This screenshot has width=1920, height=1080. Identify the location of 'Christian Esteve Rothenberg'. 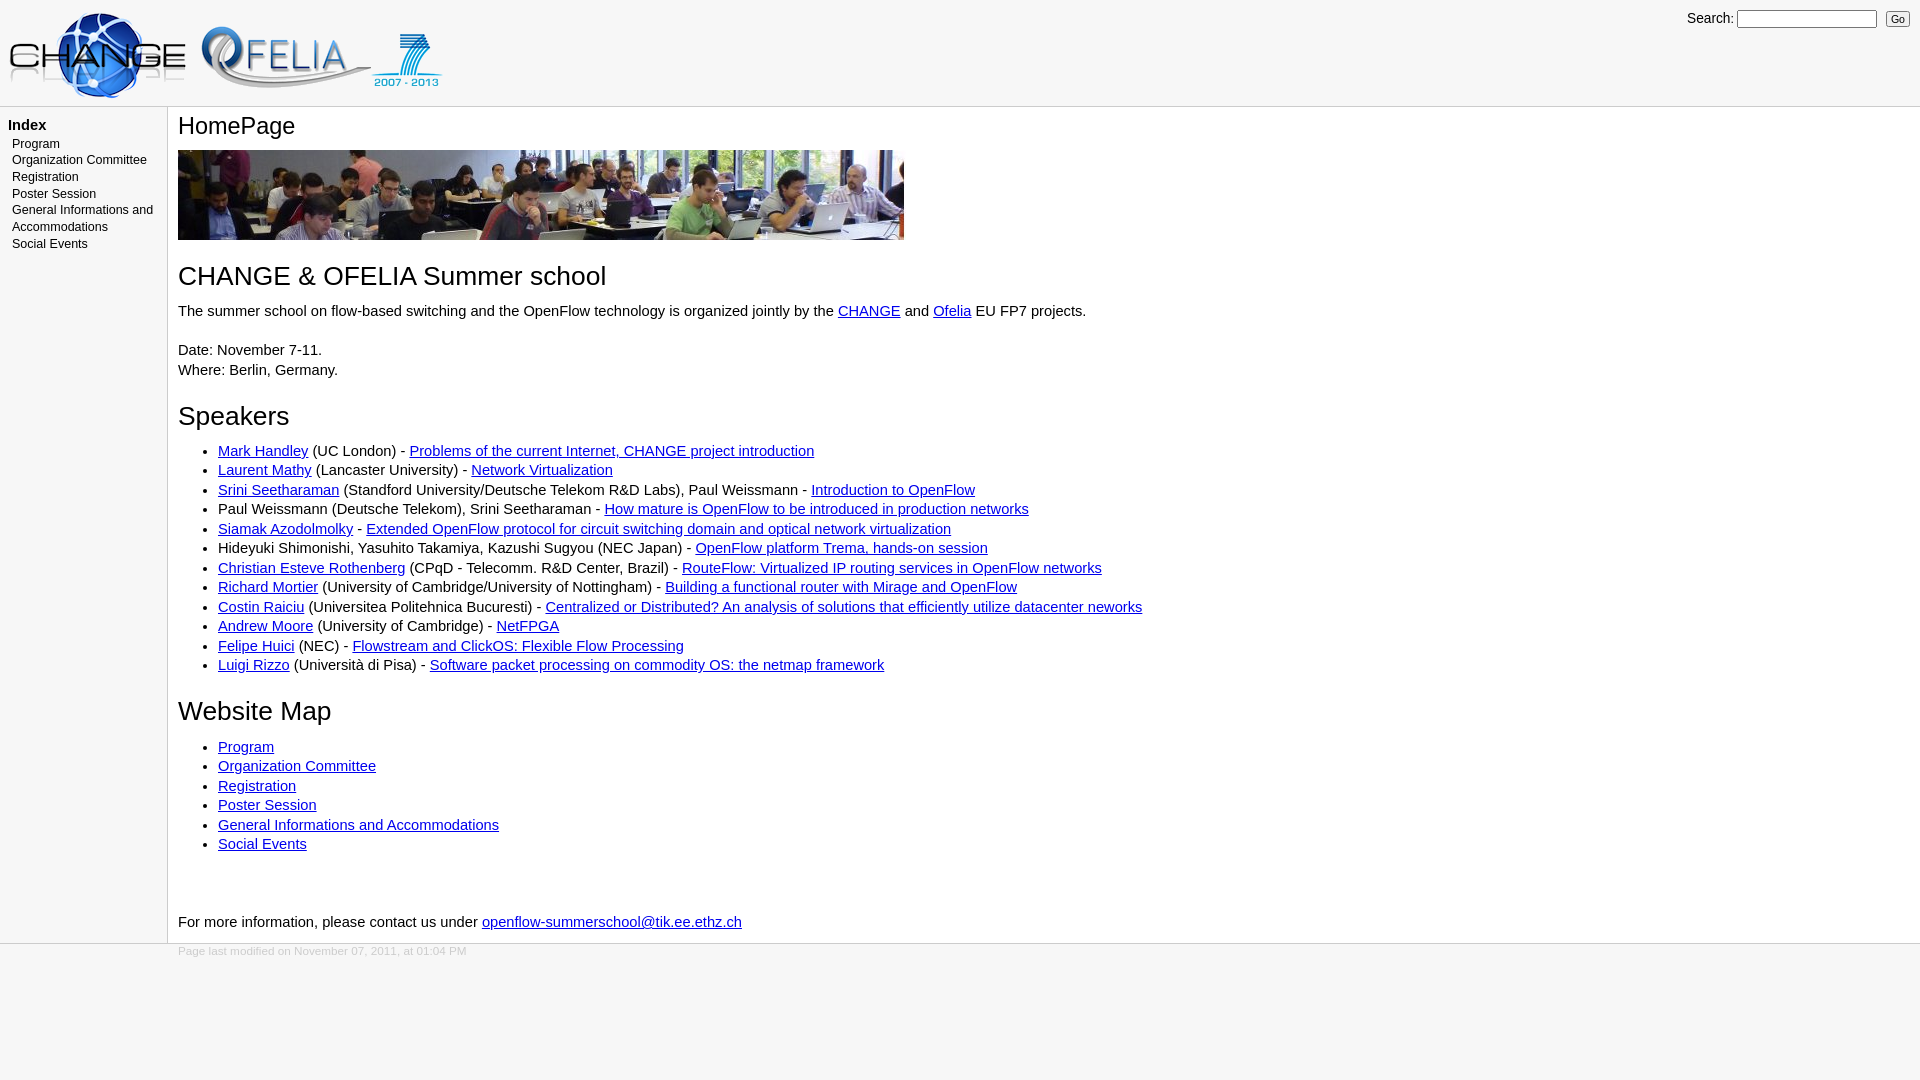
(310, 567).